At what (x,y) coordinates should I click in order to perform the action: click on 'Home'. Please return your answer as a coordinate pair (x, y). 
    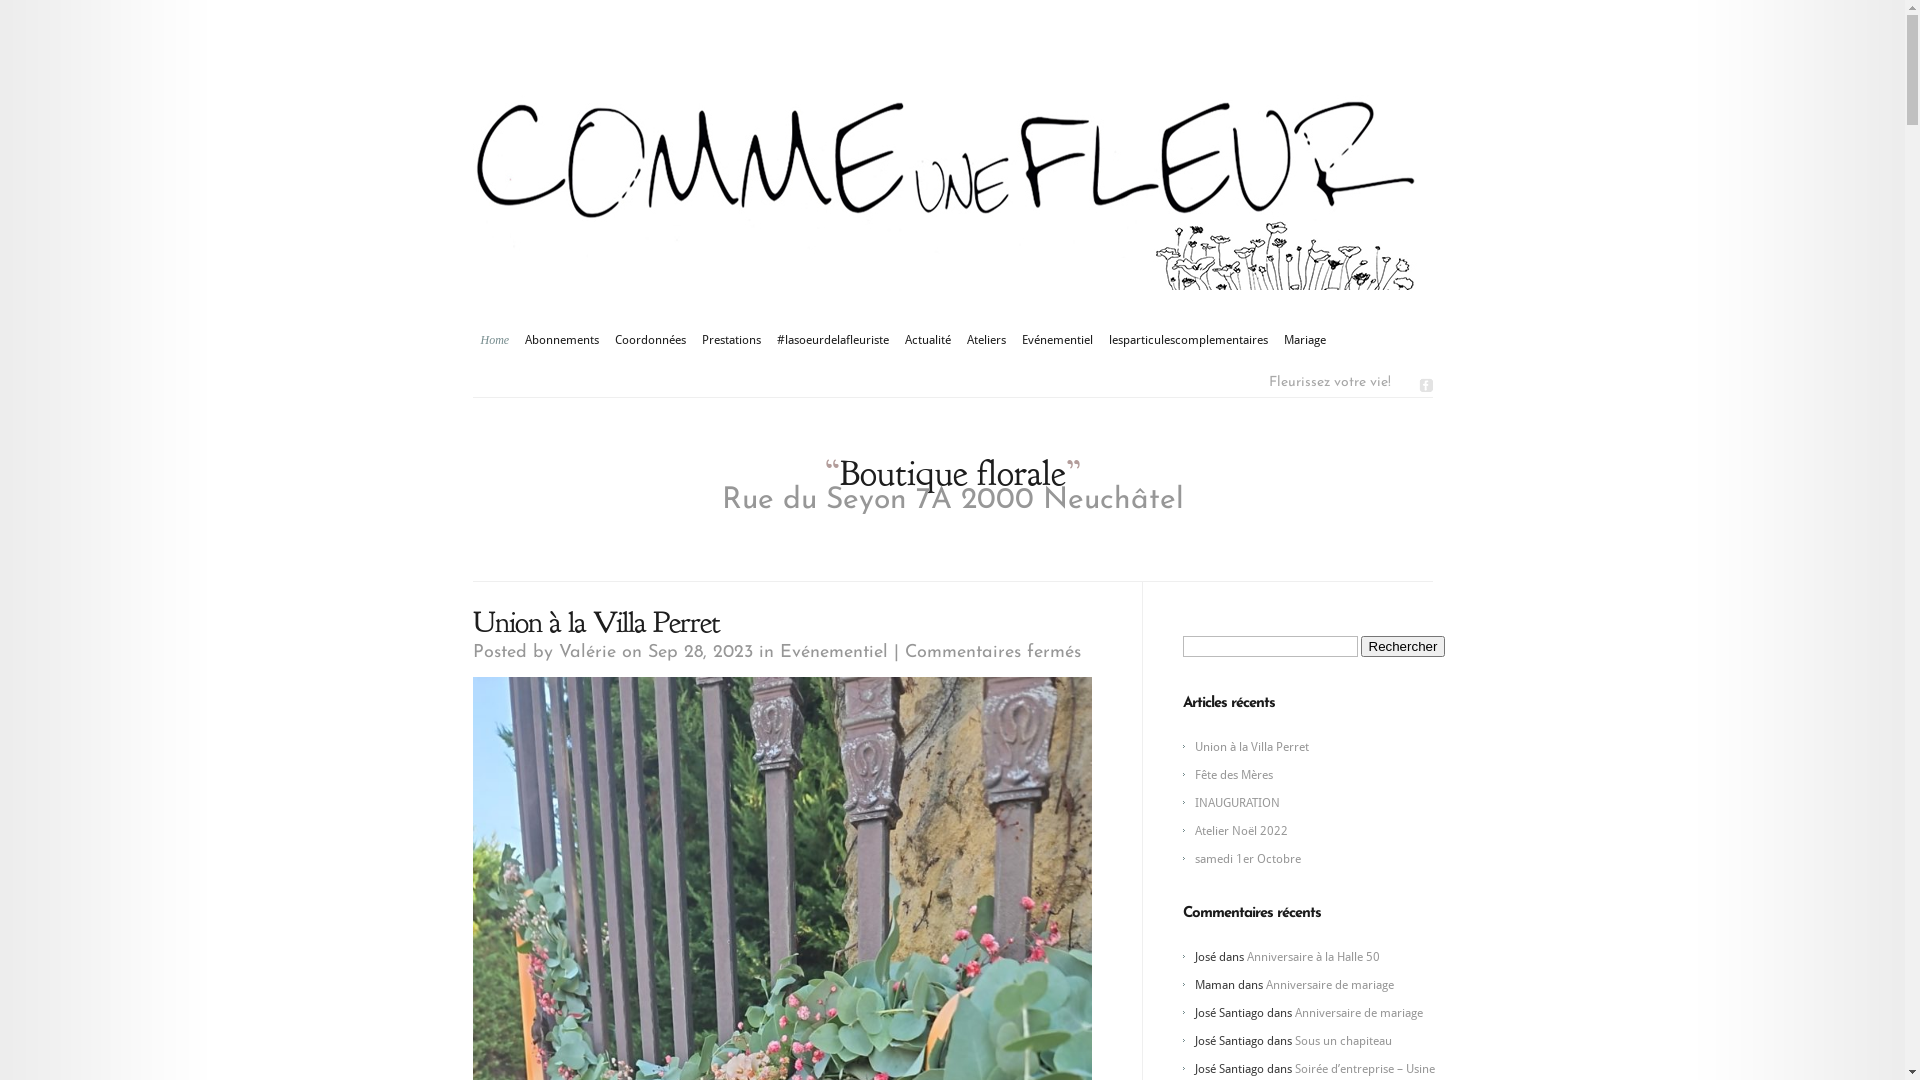
    Looking at the image, I should click on (494, 338).